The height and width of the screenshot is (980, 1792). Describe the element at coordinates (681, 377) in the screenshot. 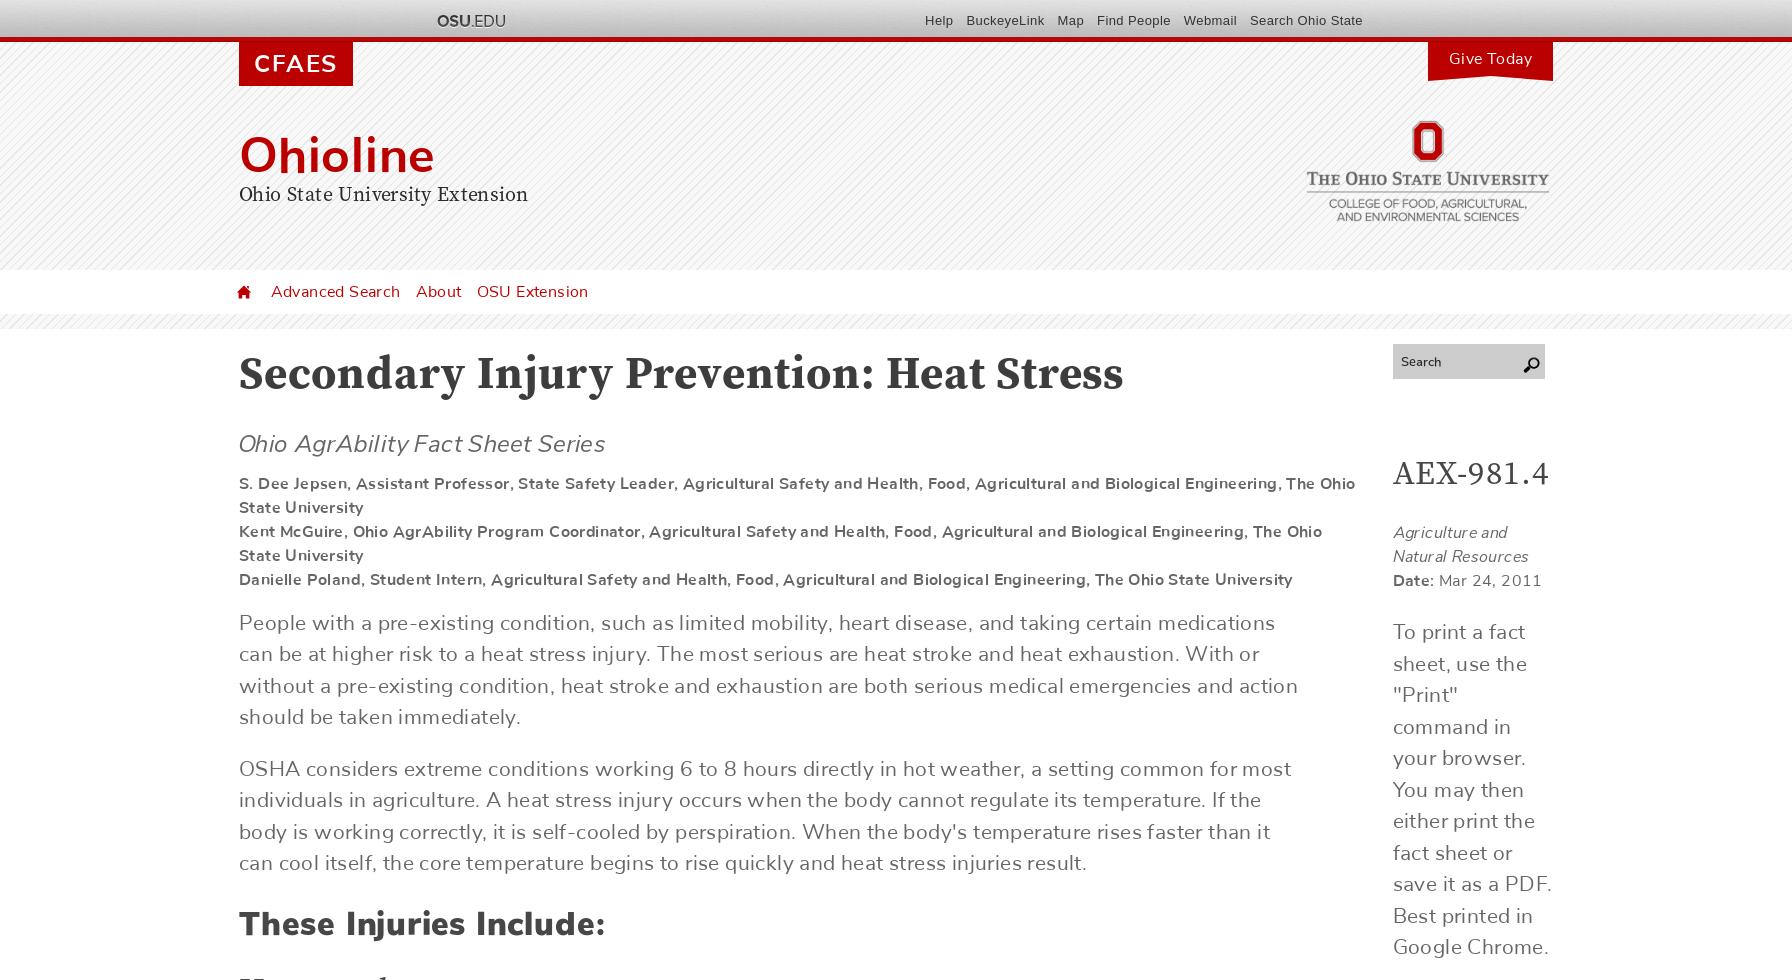

I see `'Secondary Injury Prevention: Heat Stress'` at that location.